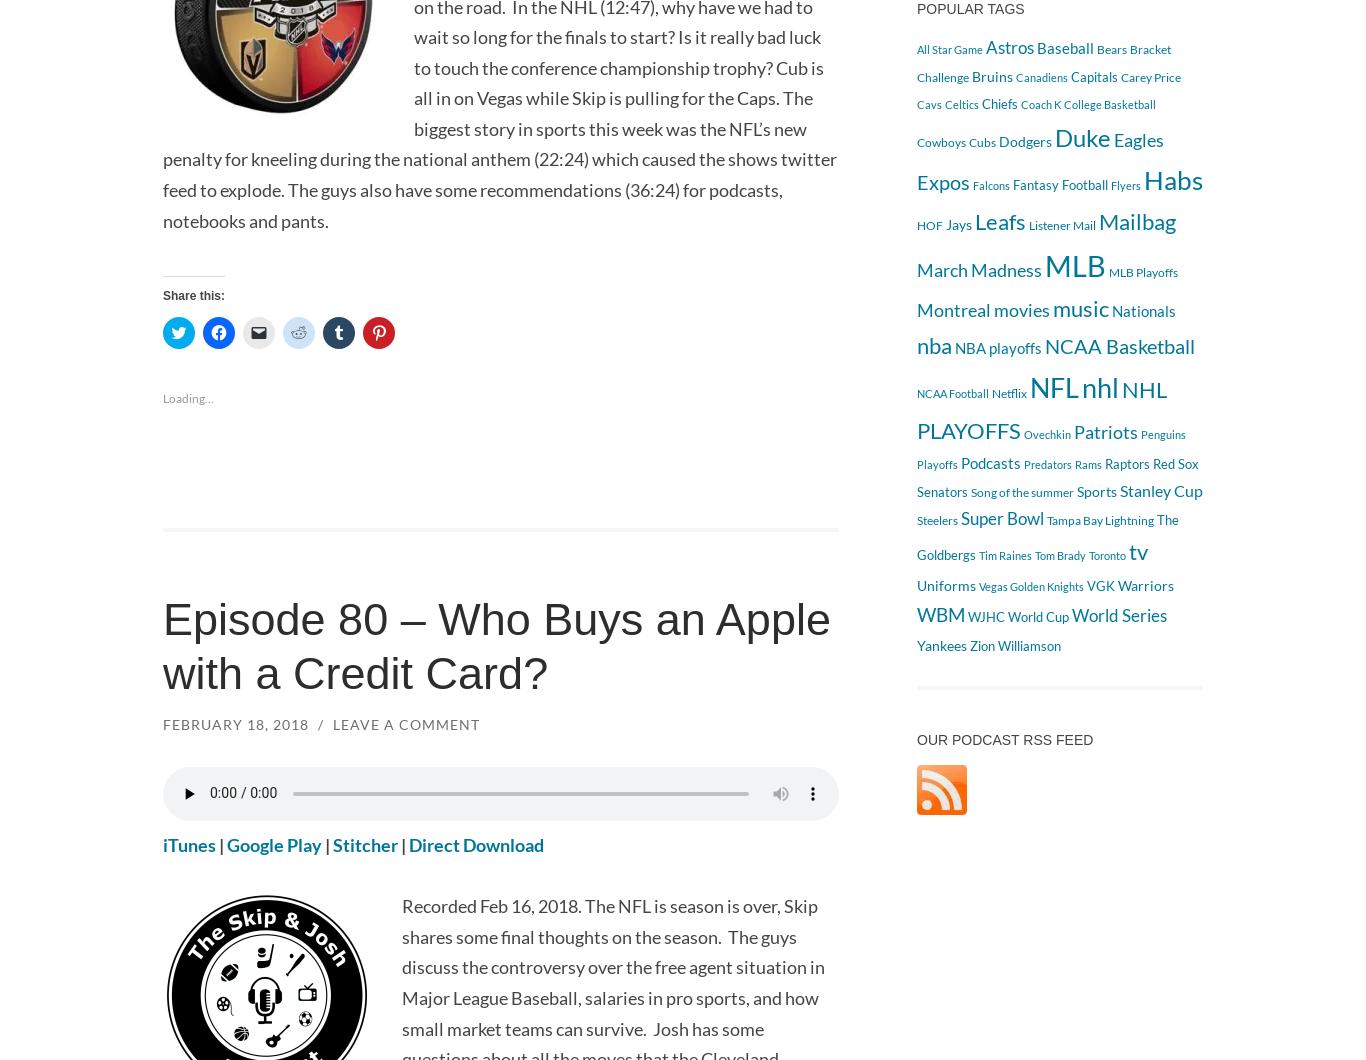 This screenshot has height=1060, width=1366. Describe the element at coordinates (318, 723) in the screenshot. I see `'/'` at that location.